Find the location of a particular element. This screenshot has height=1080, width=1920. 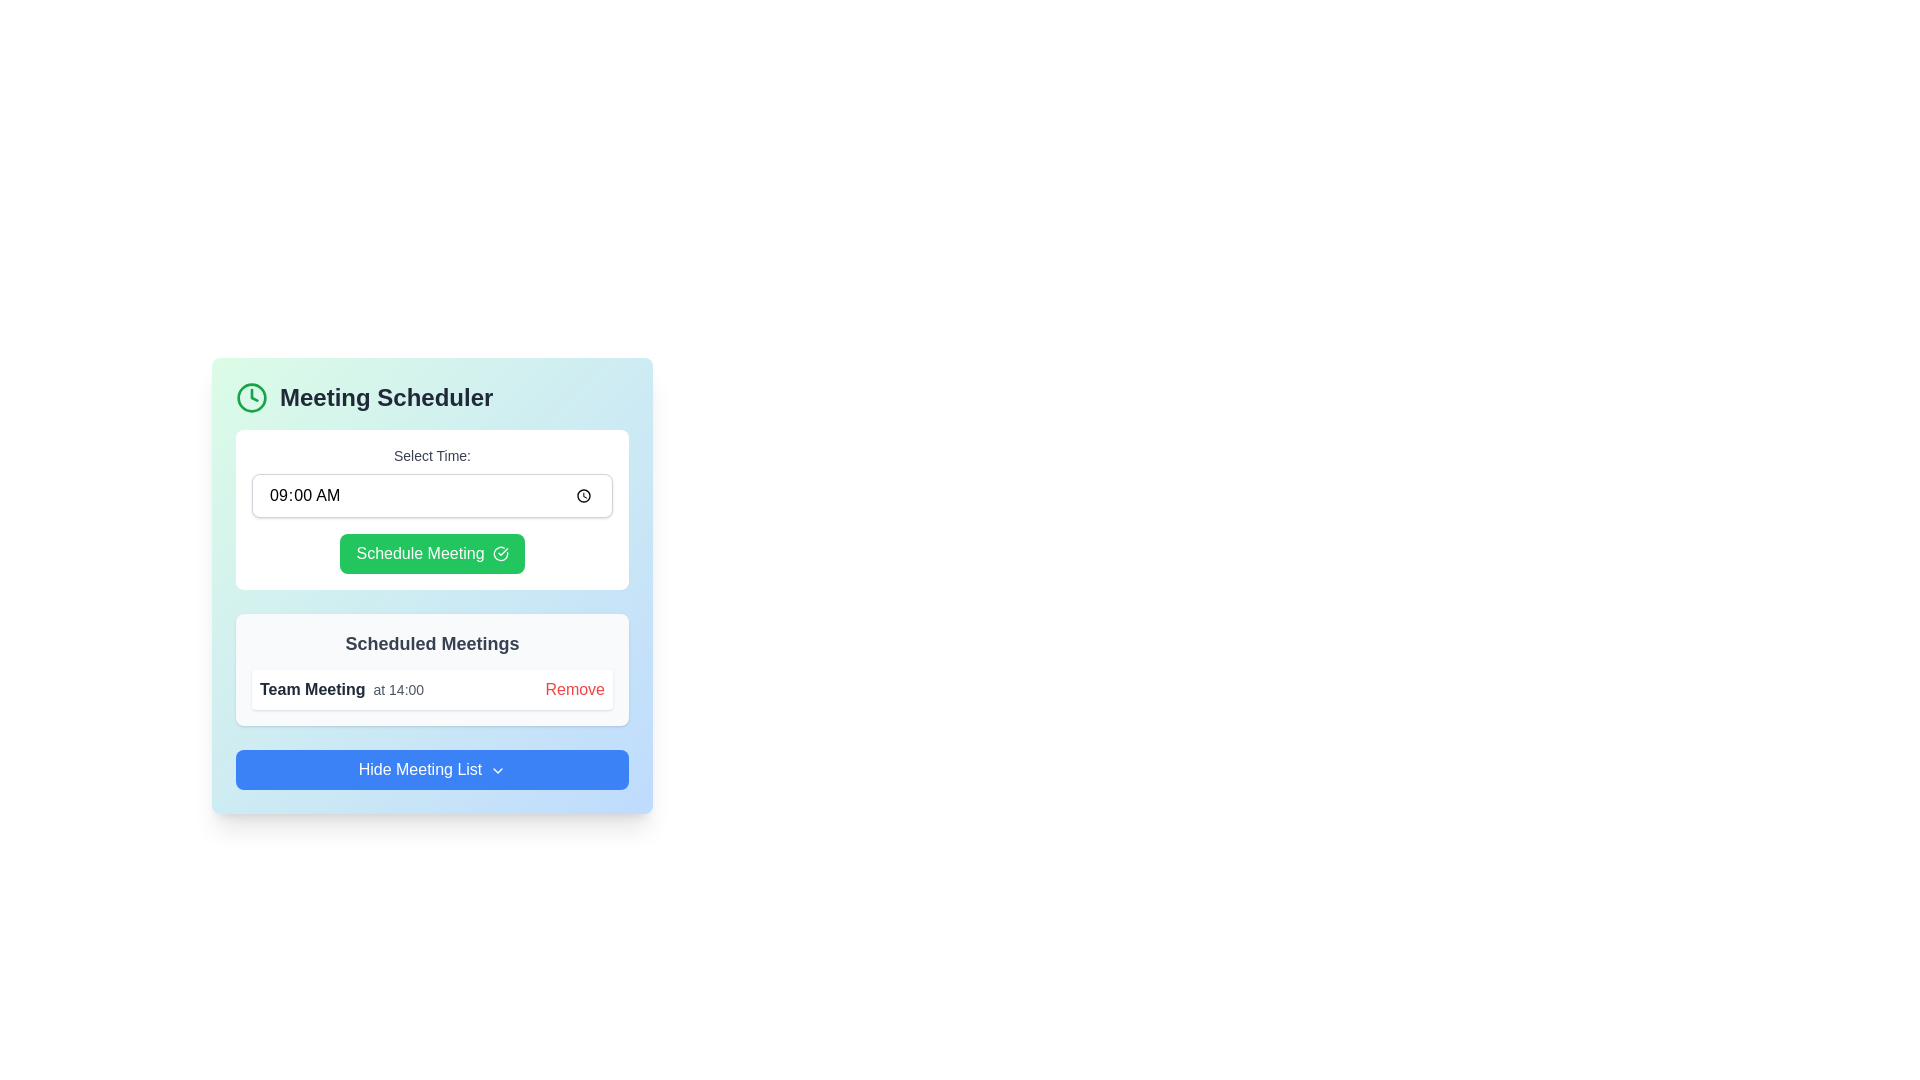

the circular graphical element representing the body of a clock icon in the SVG image, which is located at the center of the clock-shaped icon near the 'Meeting Scheduler' heading is located at coordinates (251, 397).